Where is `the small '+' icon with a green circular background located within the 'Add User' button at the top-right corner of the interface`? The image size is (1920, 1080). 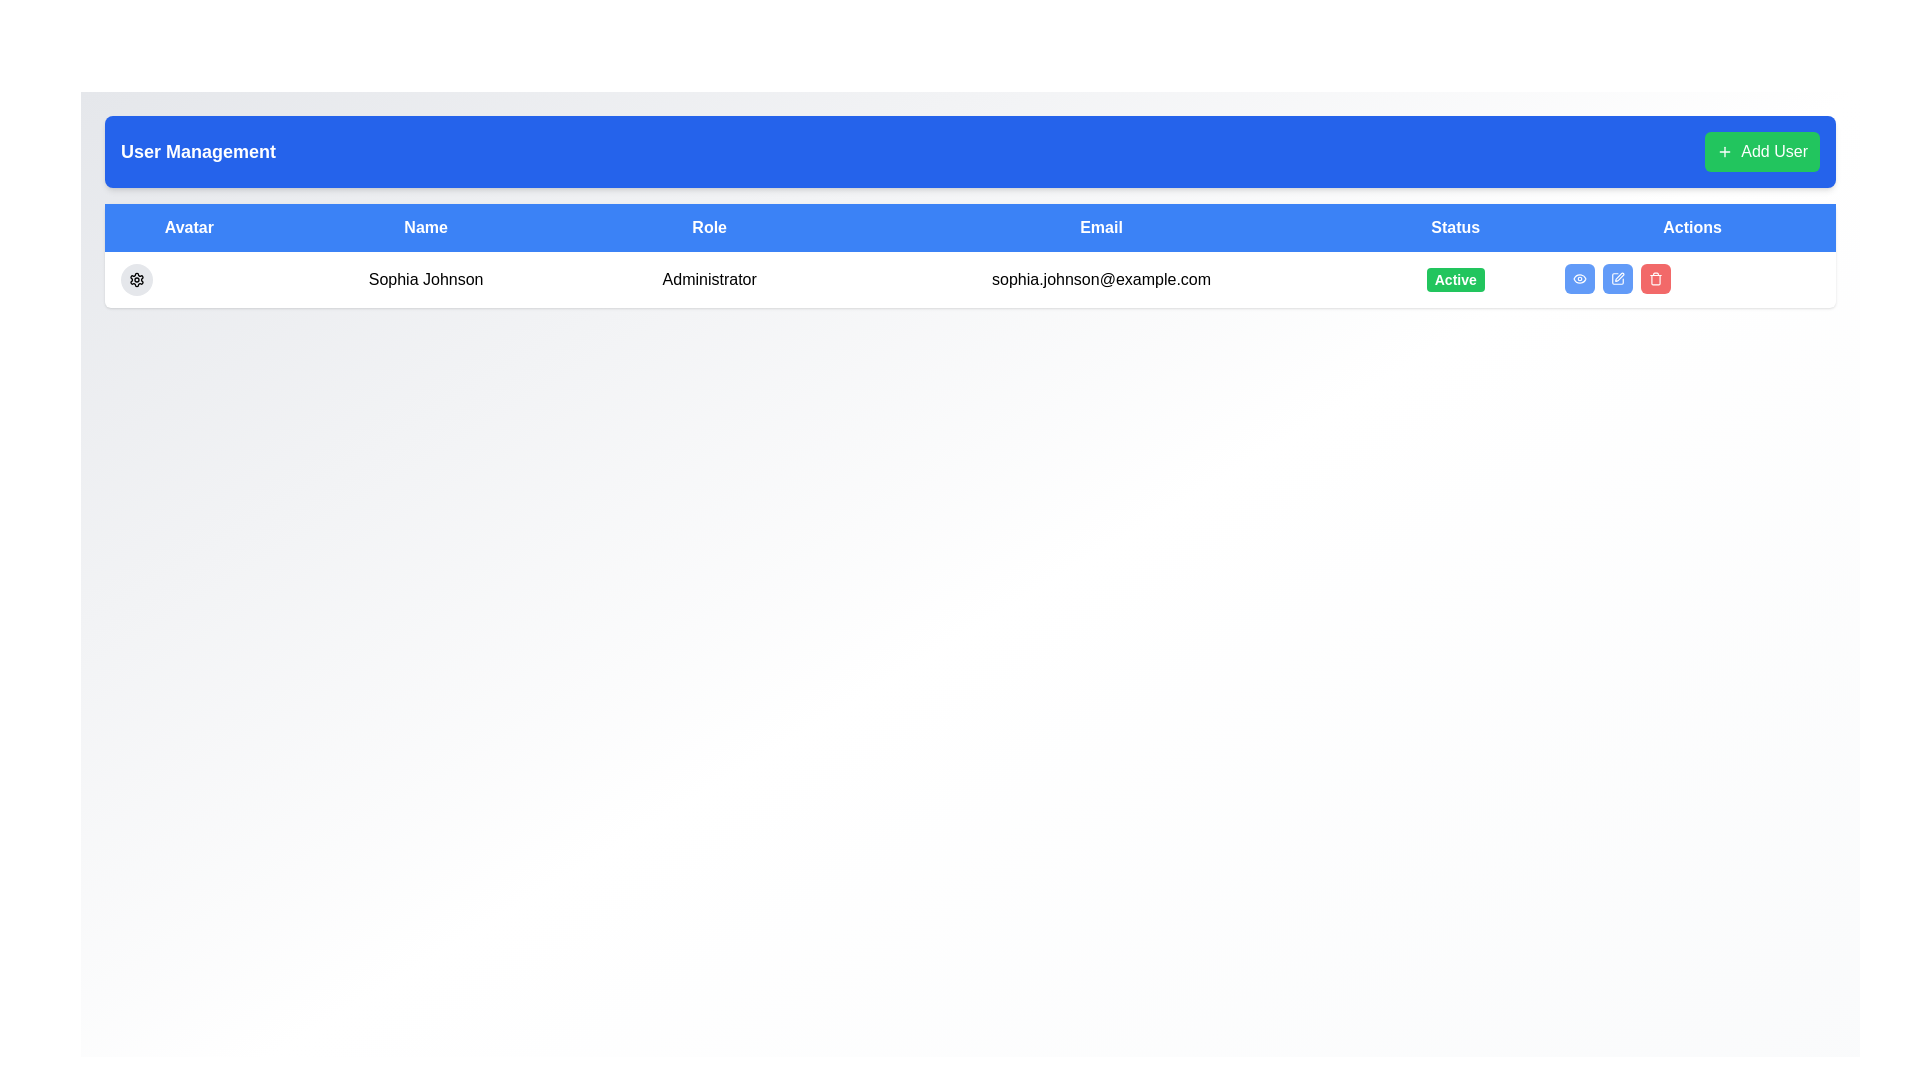
the small '+' icon with a green circular background located within the 'Add User' button at the top-right corner of the interface is located at coordinates (1724, 150).